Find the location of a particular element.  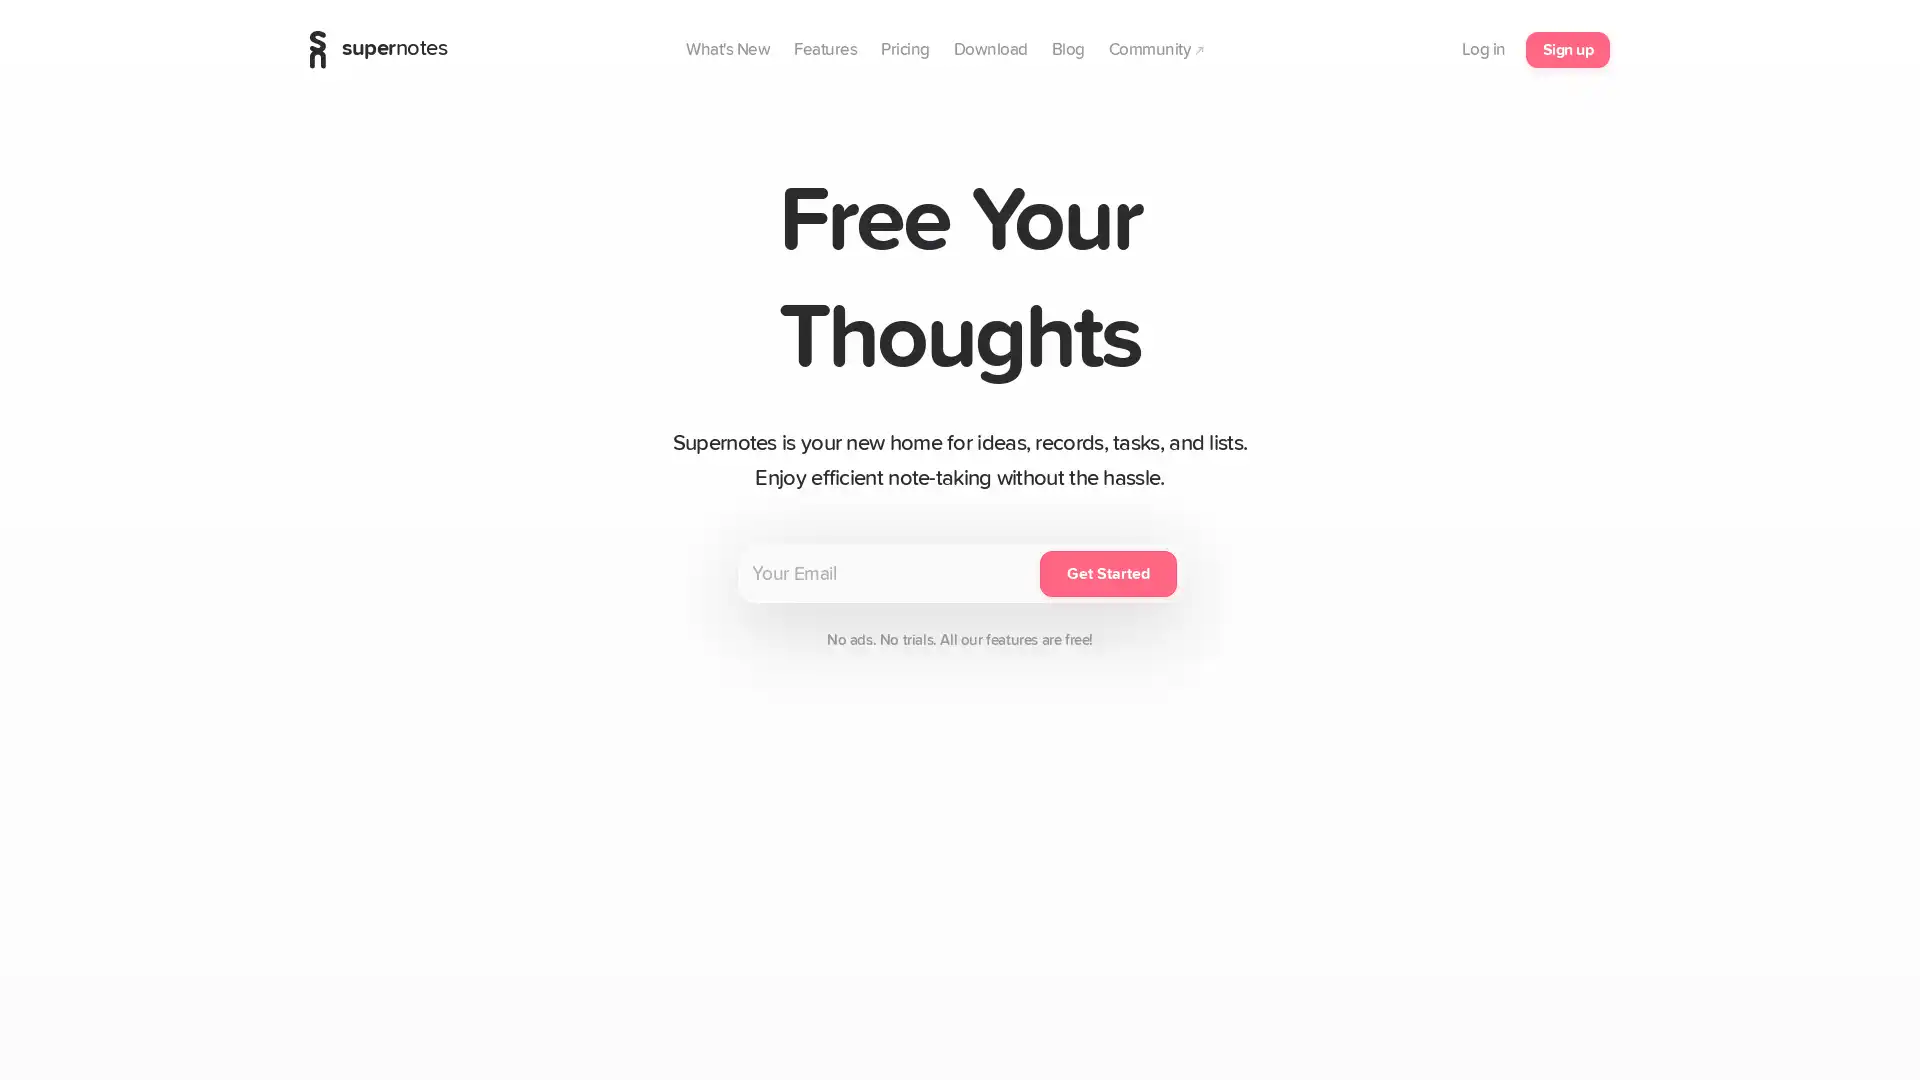

Sign up is located at coordinates (1566, 48).